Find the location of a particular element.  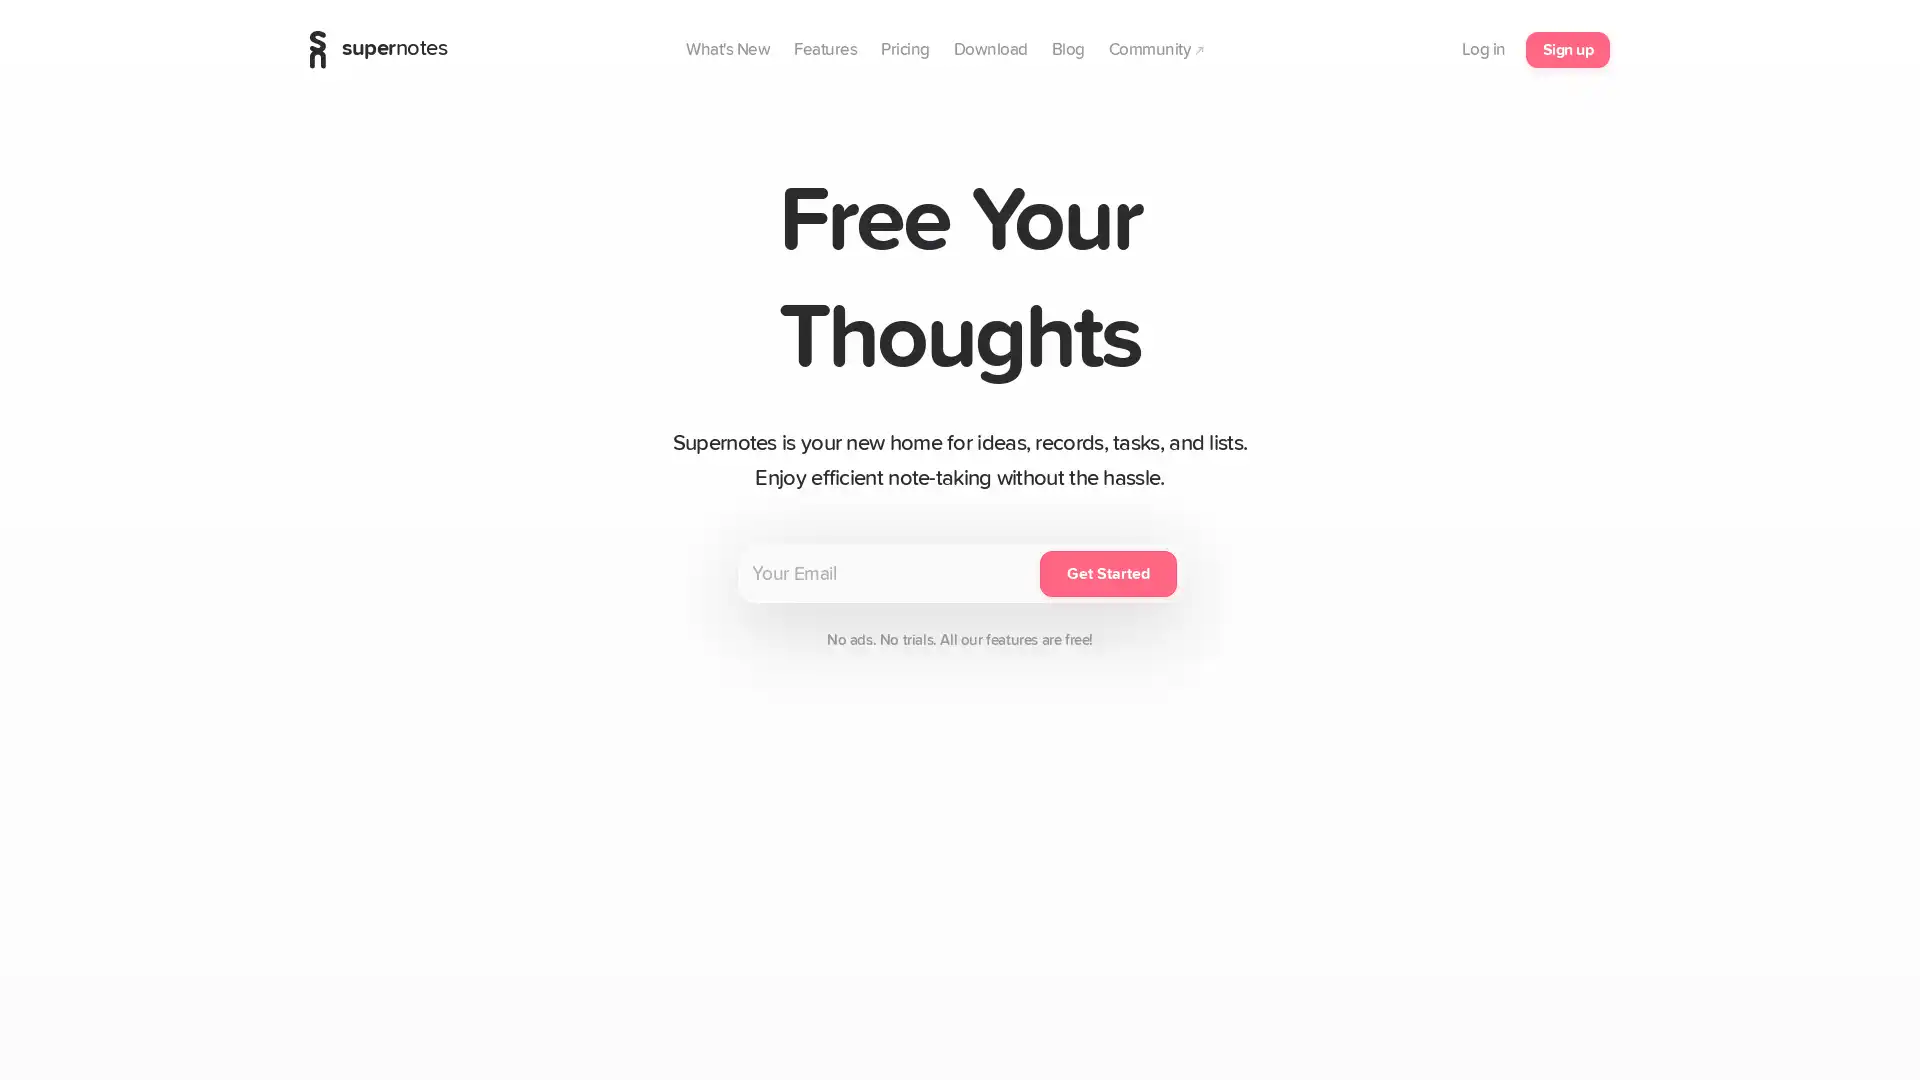

Sign up is located at coordinates (1566, 48).